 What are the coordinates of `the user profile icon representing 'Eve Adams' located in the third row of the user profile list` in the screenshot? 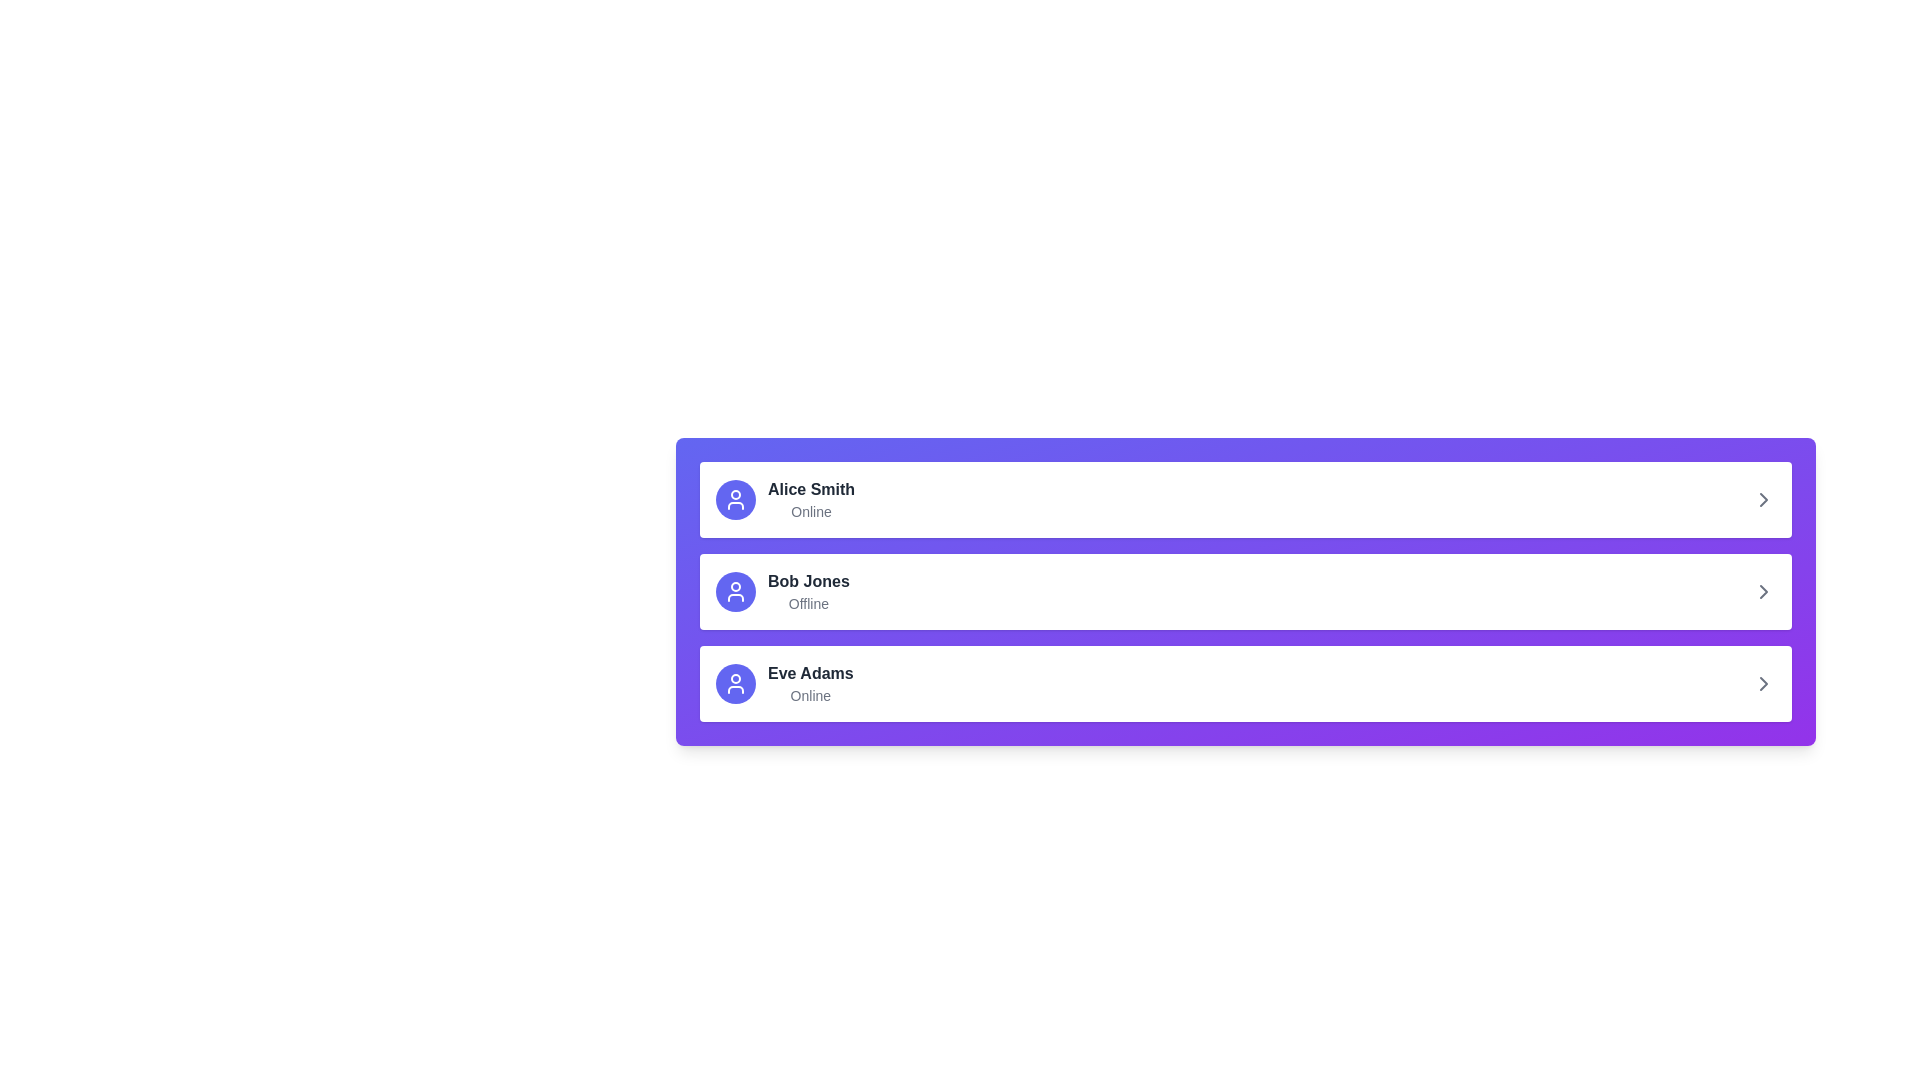 It's located at (734, 682).